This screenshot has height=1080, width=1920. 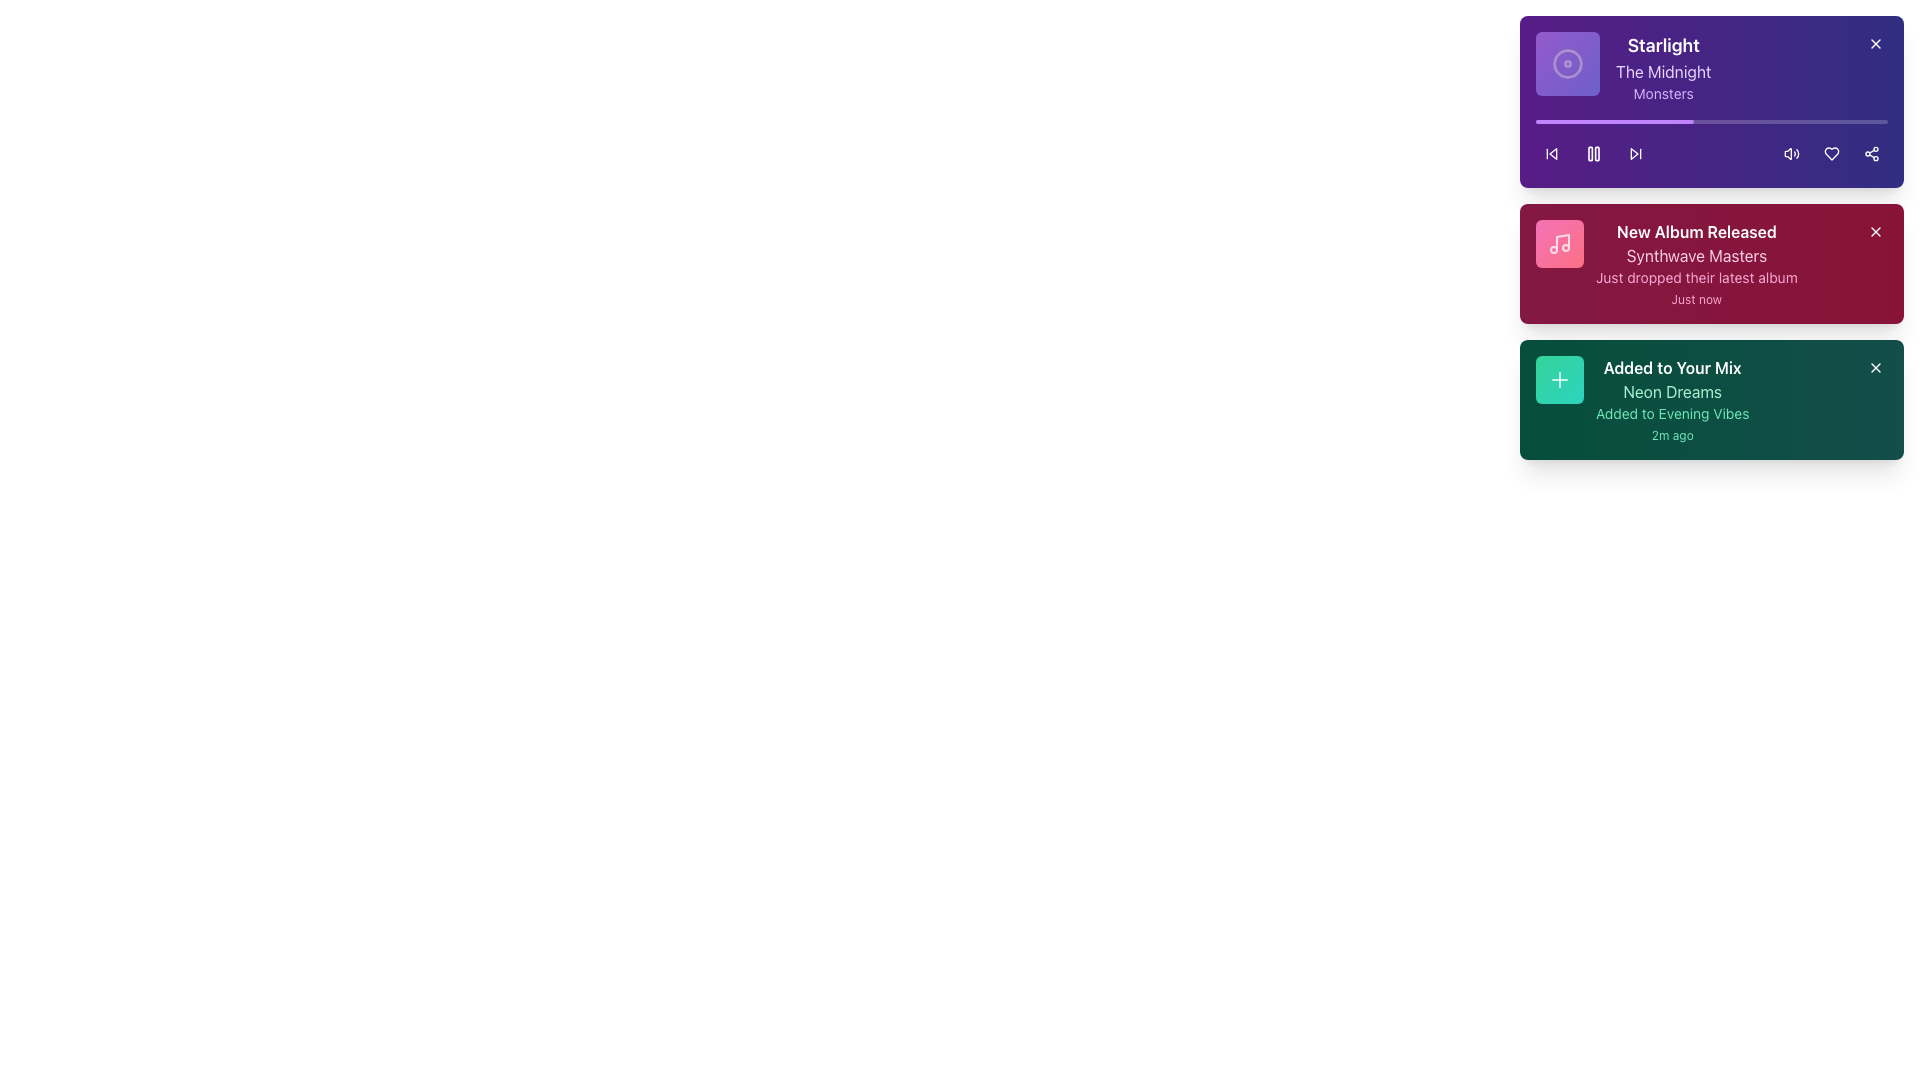 I want to click on the text label reading 'Added to Evening Vibes', which is styled in emerald green and positioned within a notification card, located below 'Neon Dreams' and above '2m ago', so click(x=1672, y=412).